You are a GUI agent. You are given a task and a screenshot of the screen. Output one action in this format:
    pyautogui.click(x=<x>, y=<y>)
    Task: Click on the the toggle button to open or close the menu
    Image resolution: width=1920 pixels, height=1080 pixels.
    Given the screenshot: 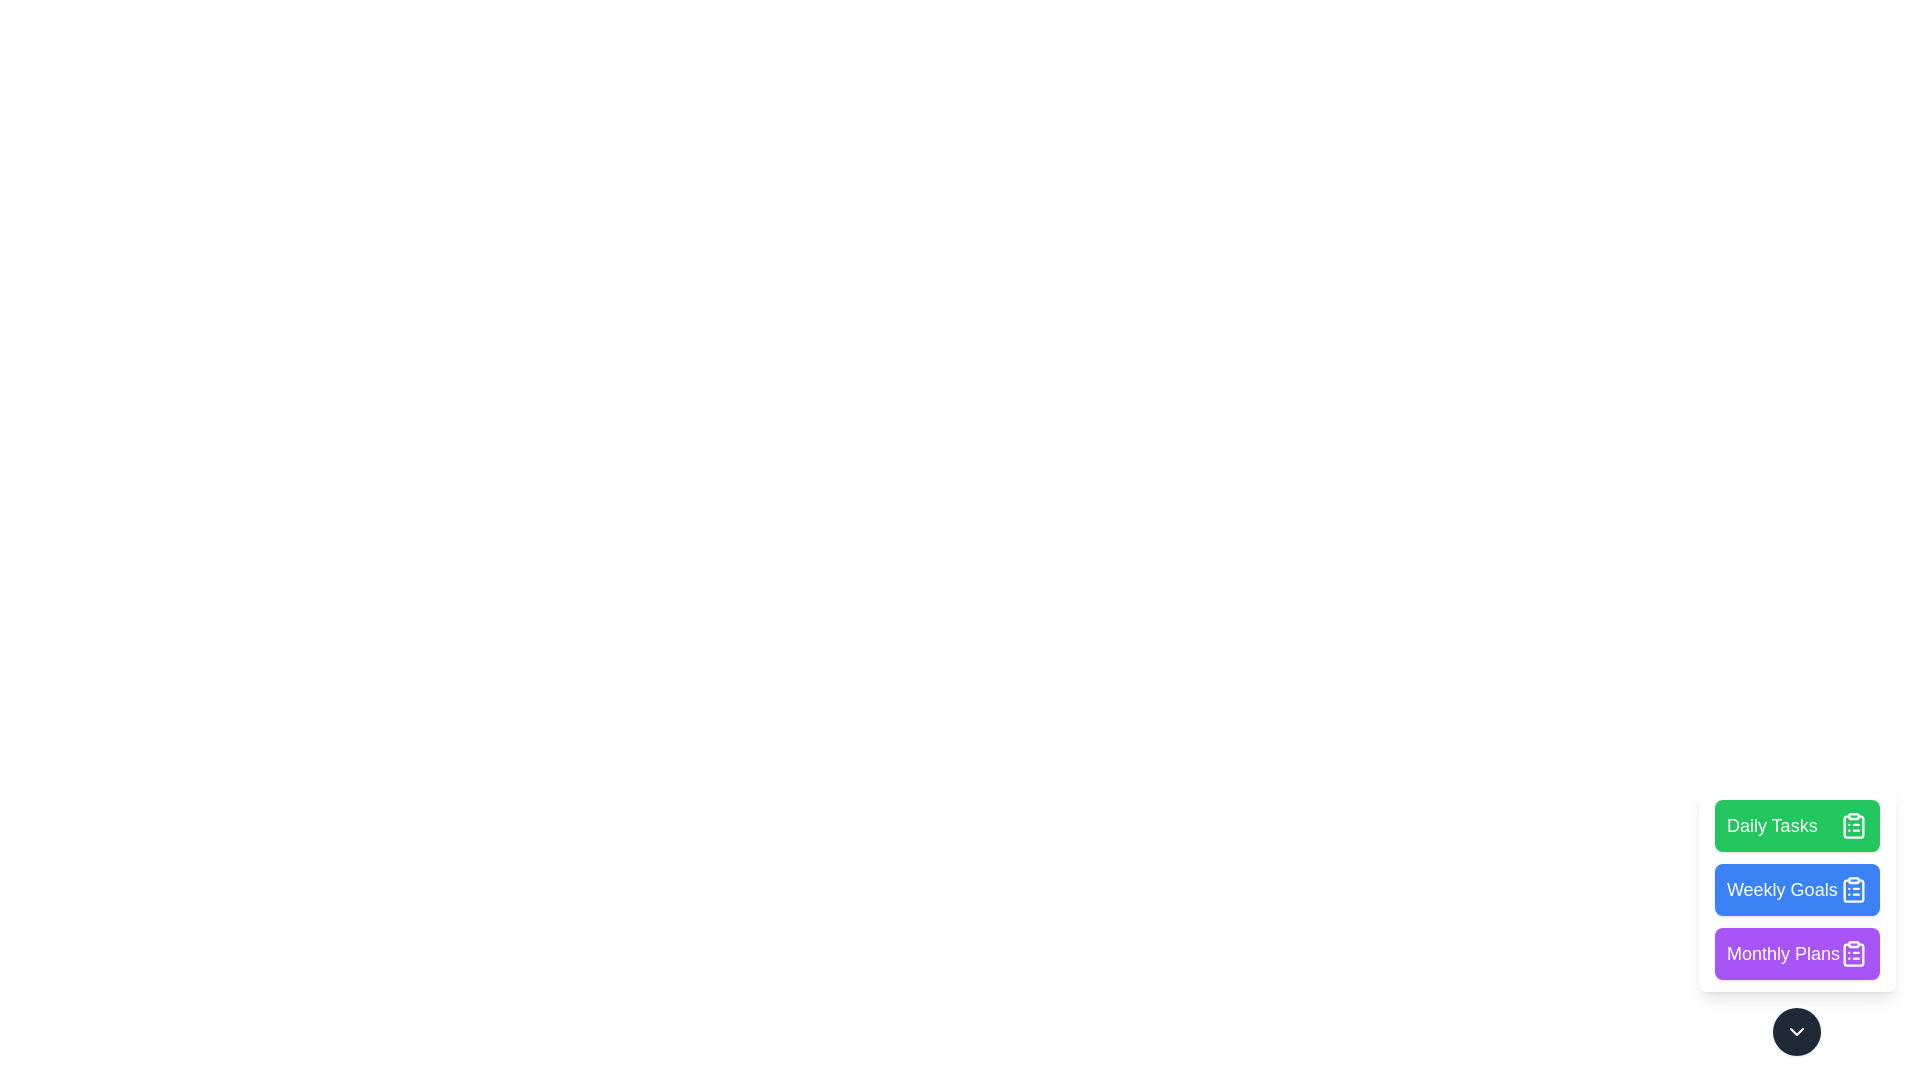 What is the action you would take?
    pyautogui.click(x=1796, y=1032)
    